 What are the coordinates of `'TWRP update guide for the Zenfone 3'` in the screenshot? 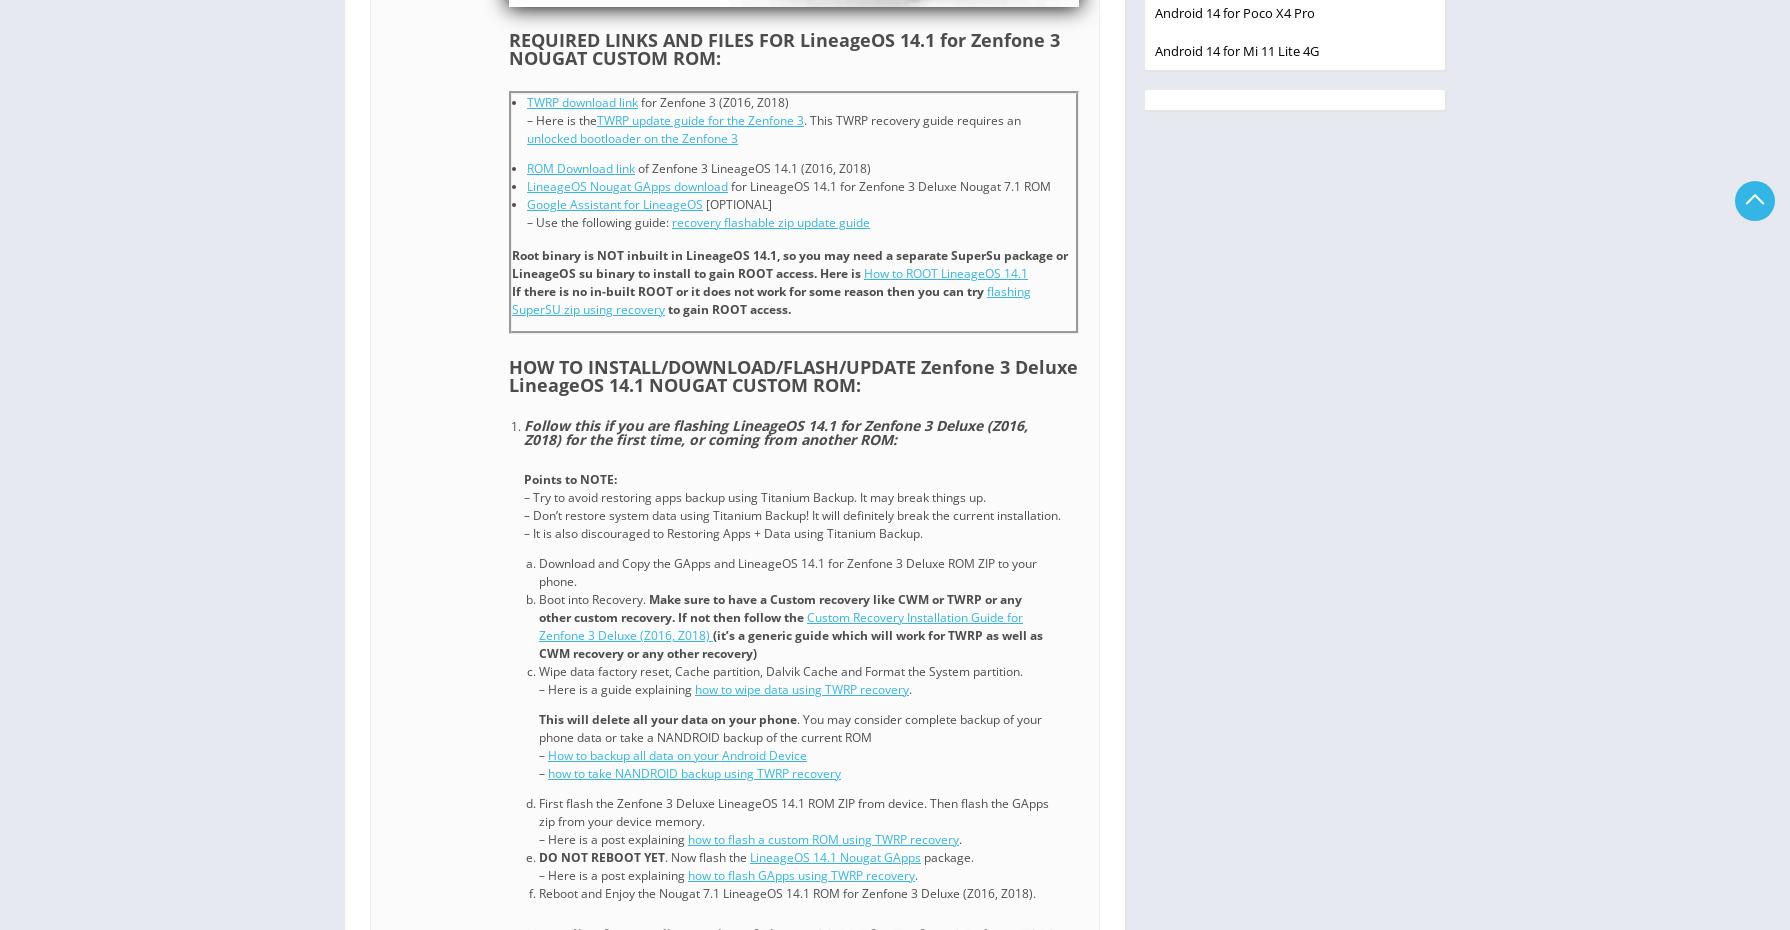 It's located at (595, 119).